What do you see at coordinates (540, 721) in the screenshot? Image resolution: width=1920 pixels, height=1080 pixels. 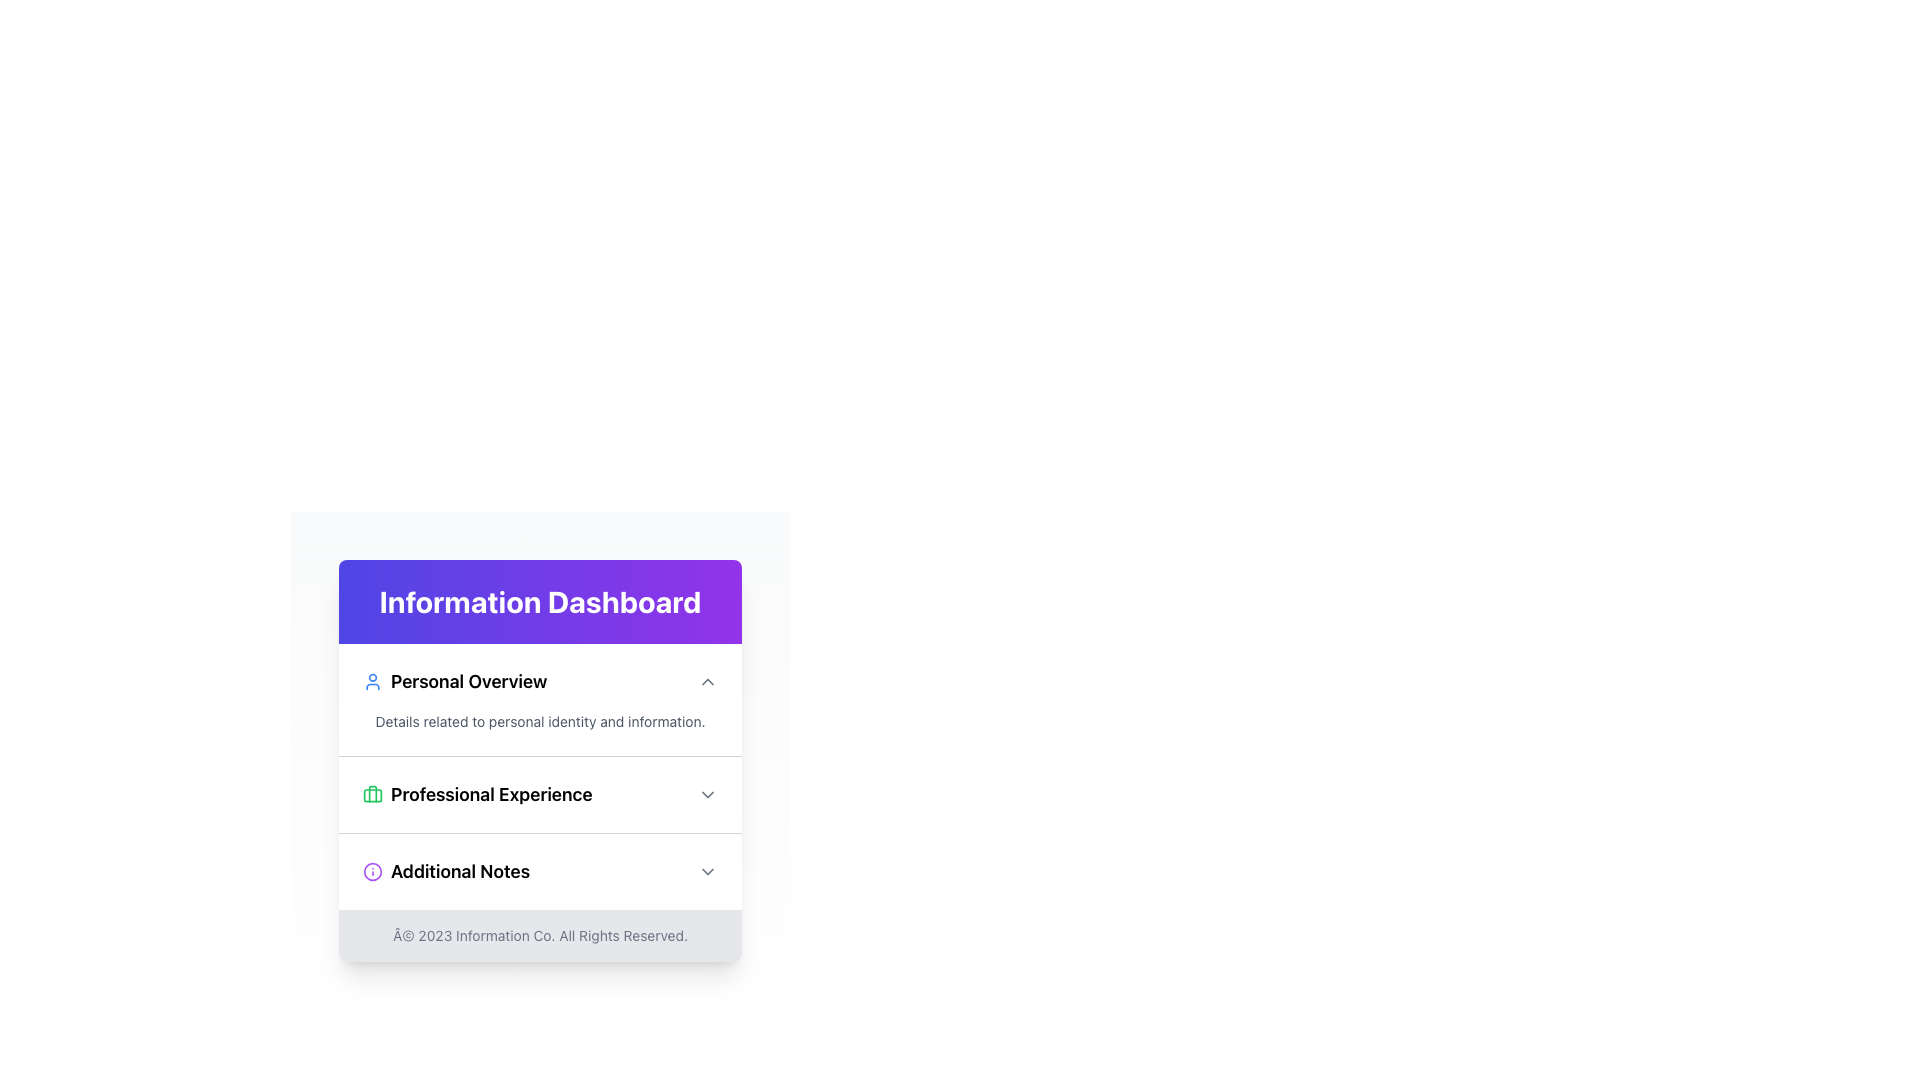 I see `the descriptive text element providing information about the 'Personal Overview' section, located centrally between the section title and the 'Professional Experience' section` at bounding box center [540, 721].